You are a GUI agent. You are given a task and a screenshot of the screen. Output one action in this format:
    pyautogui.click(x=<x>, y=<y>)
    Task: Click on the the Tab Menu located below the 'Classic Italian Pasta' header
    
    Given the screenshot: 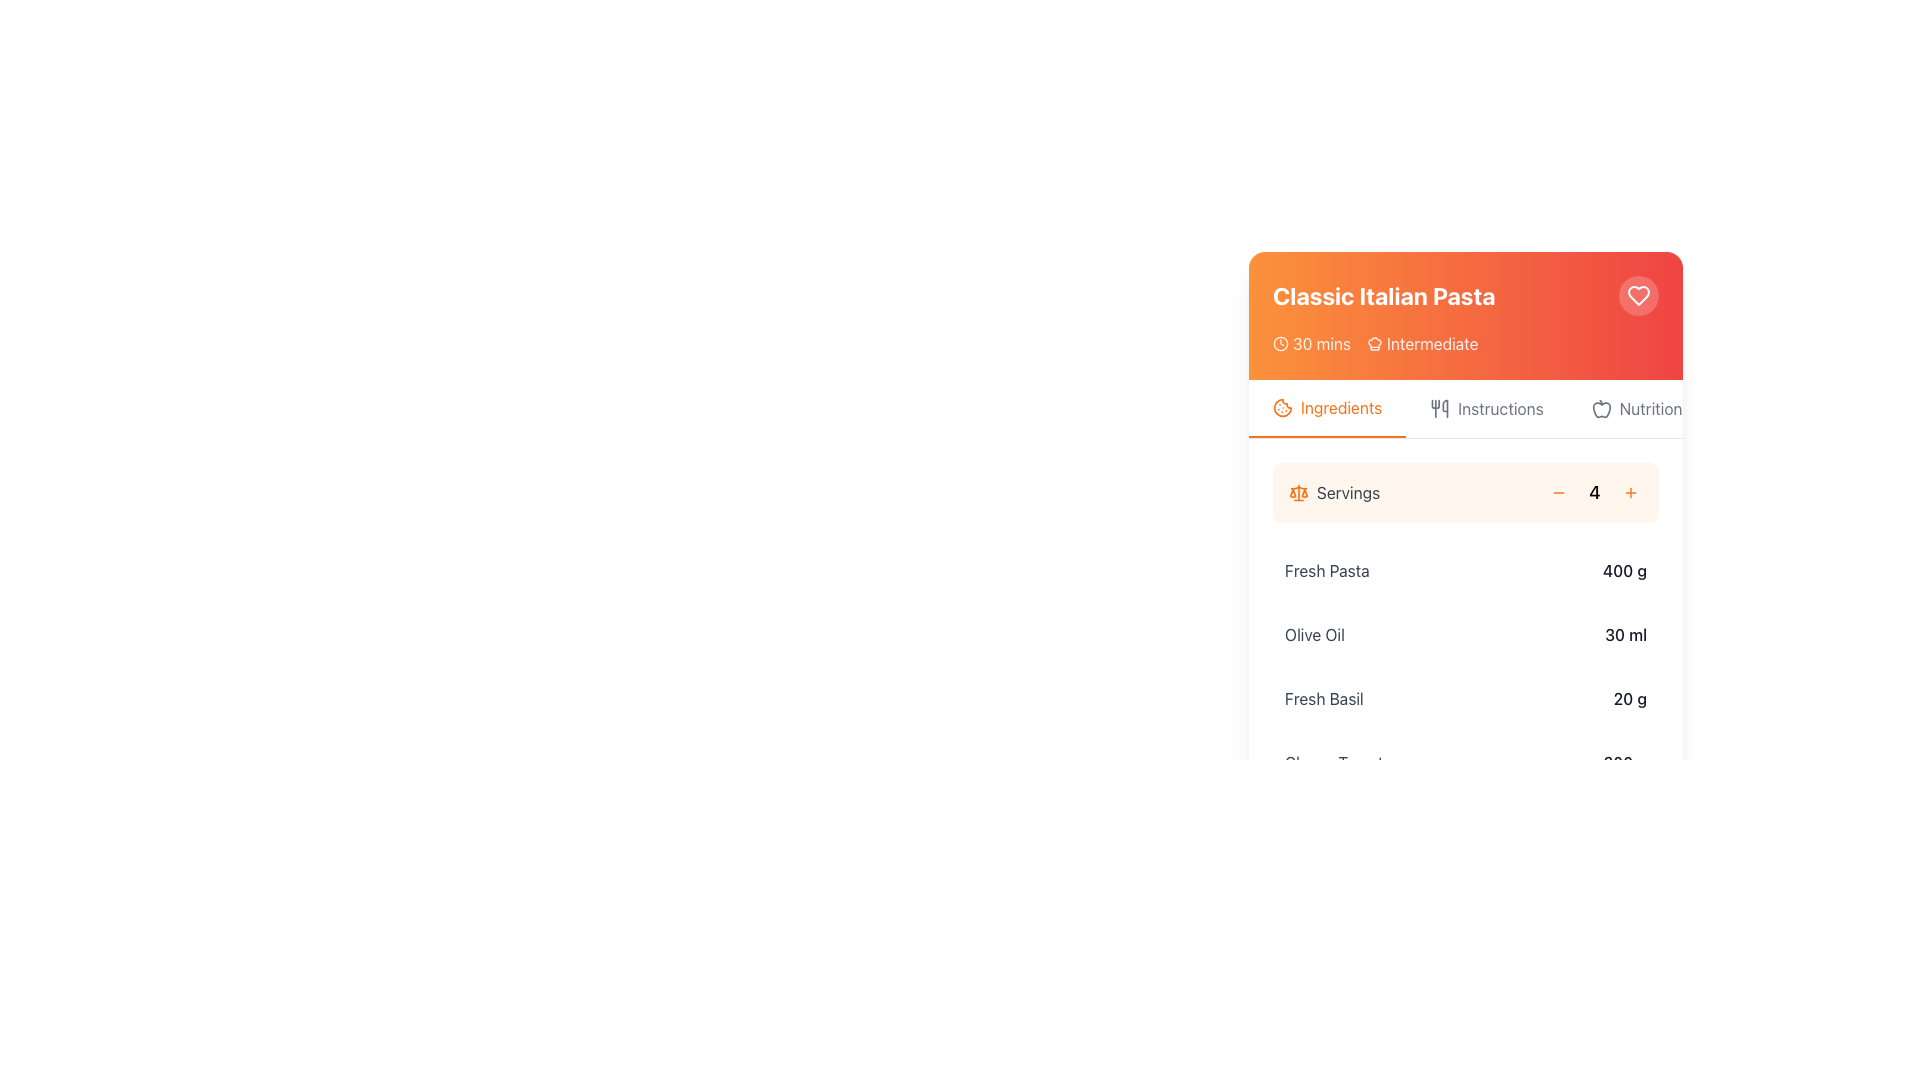 What is the action you would take?
    pyautogui.click(x=1465, y=408)
    